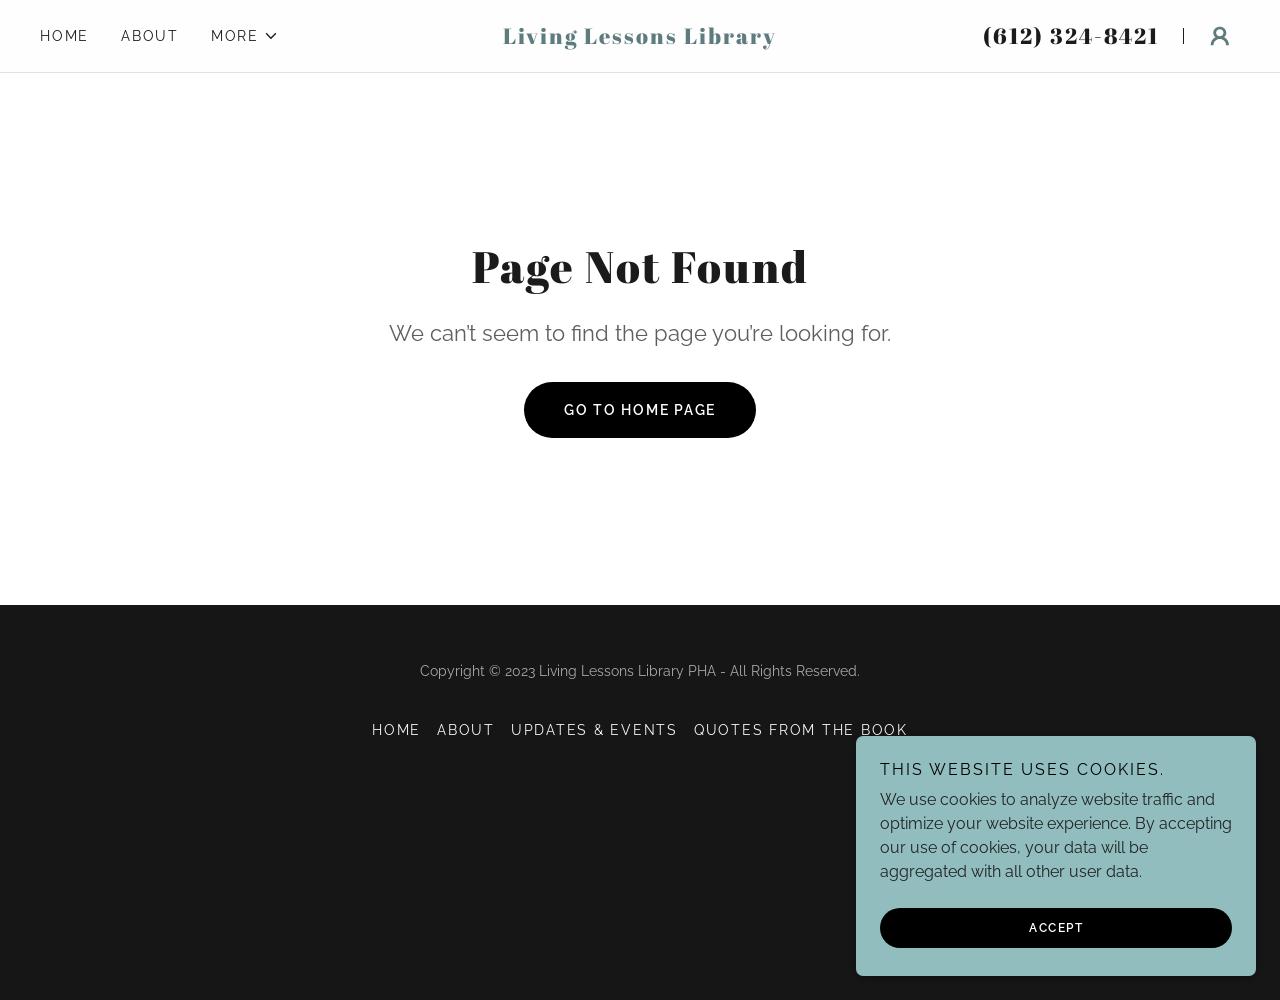  I want to click on '(612) 324-8421', so click(1069, 35).